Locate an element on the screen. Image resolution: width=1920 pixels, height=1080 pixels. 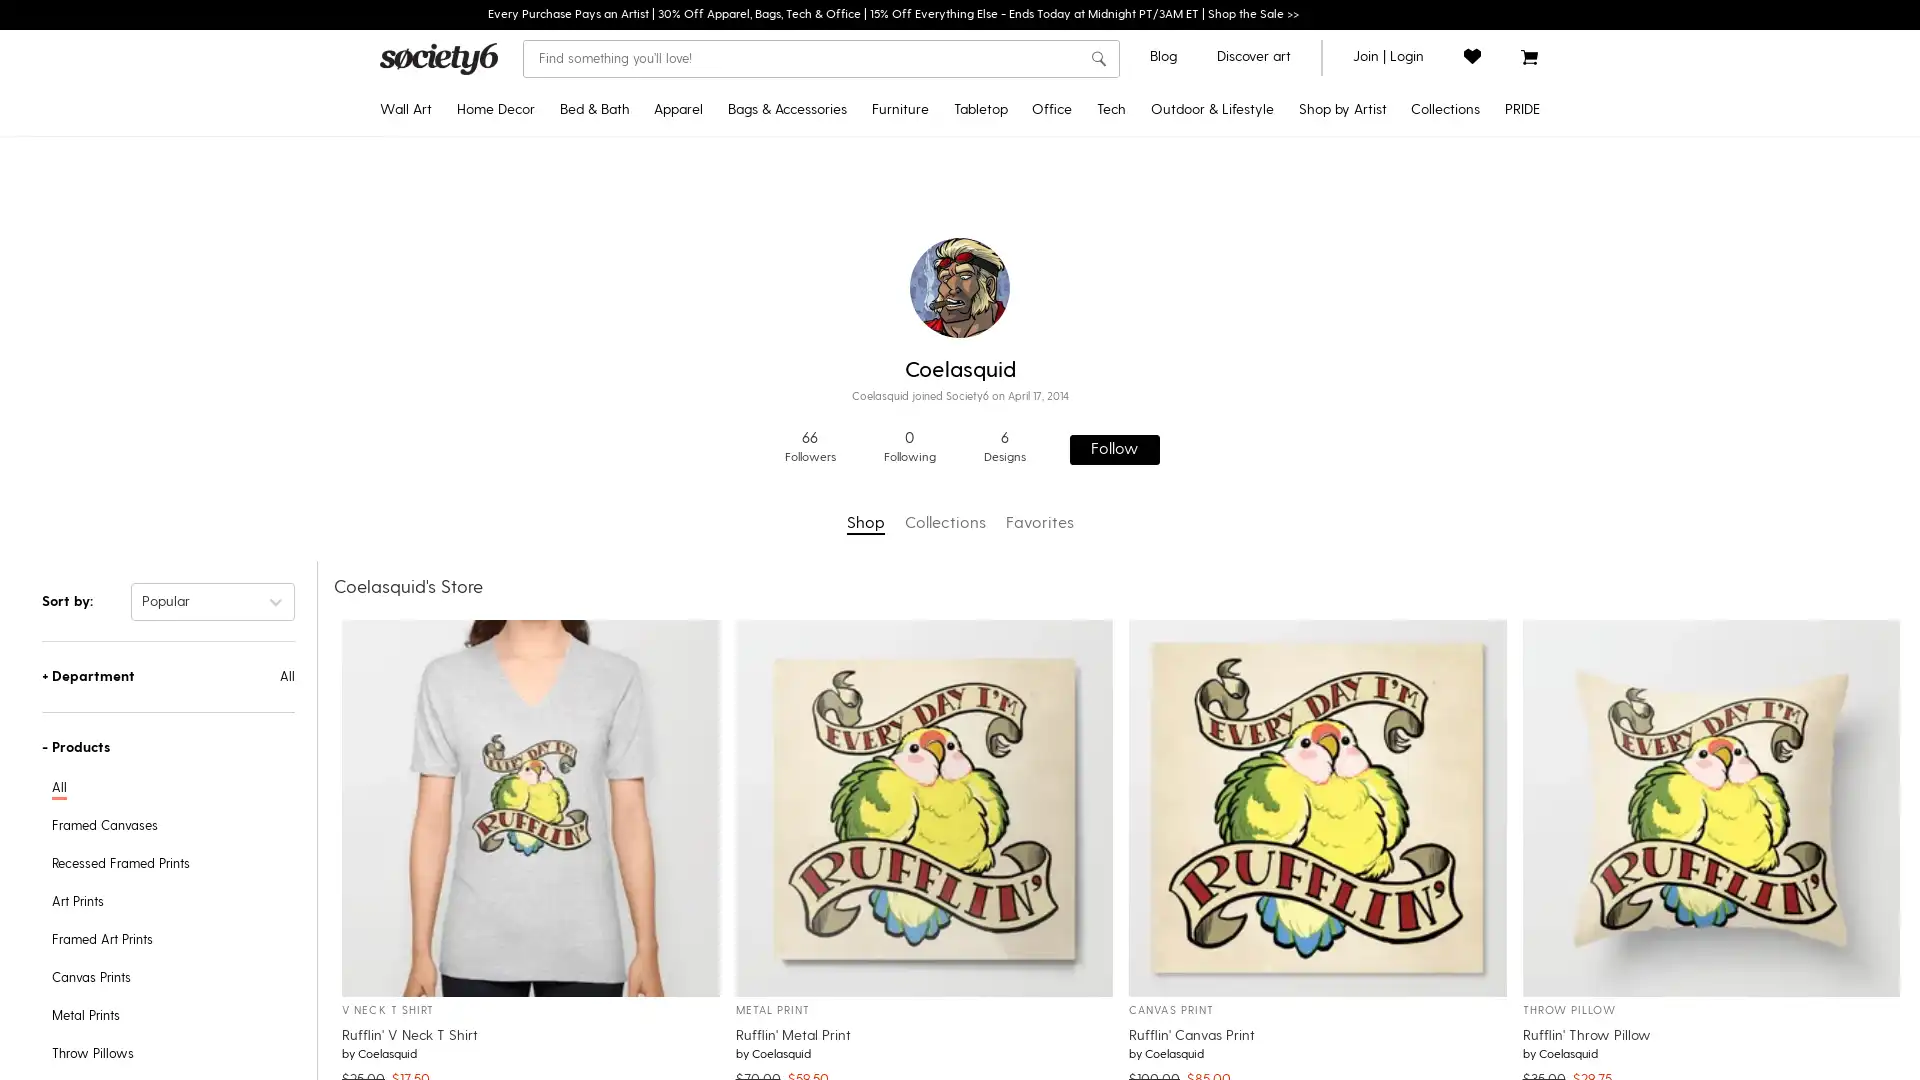
Home Decor is located at coordinates (494, 110).